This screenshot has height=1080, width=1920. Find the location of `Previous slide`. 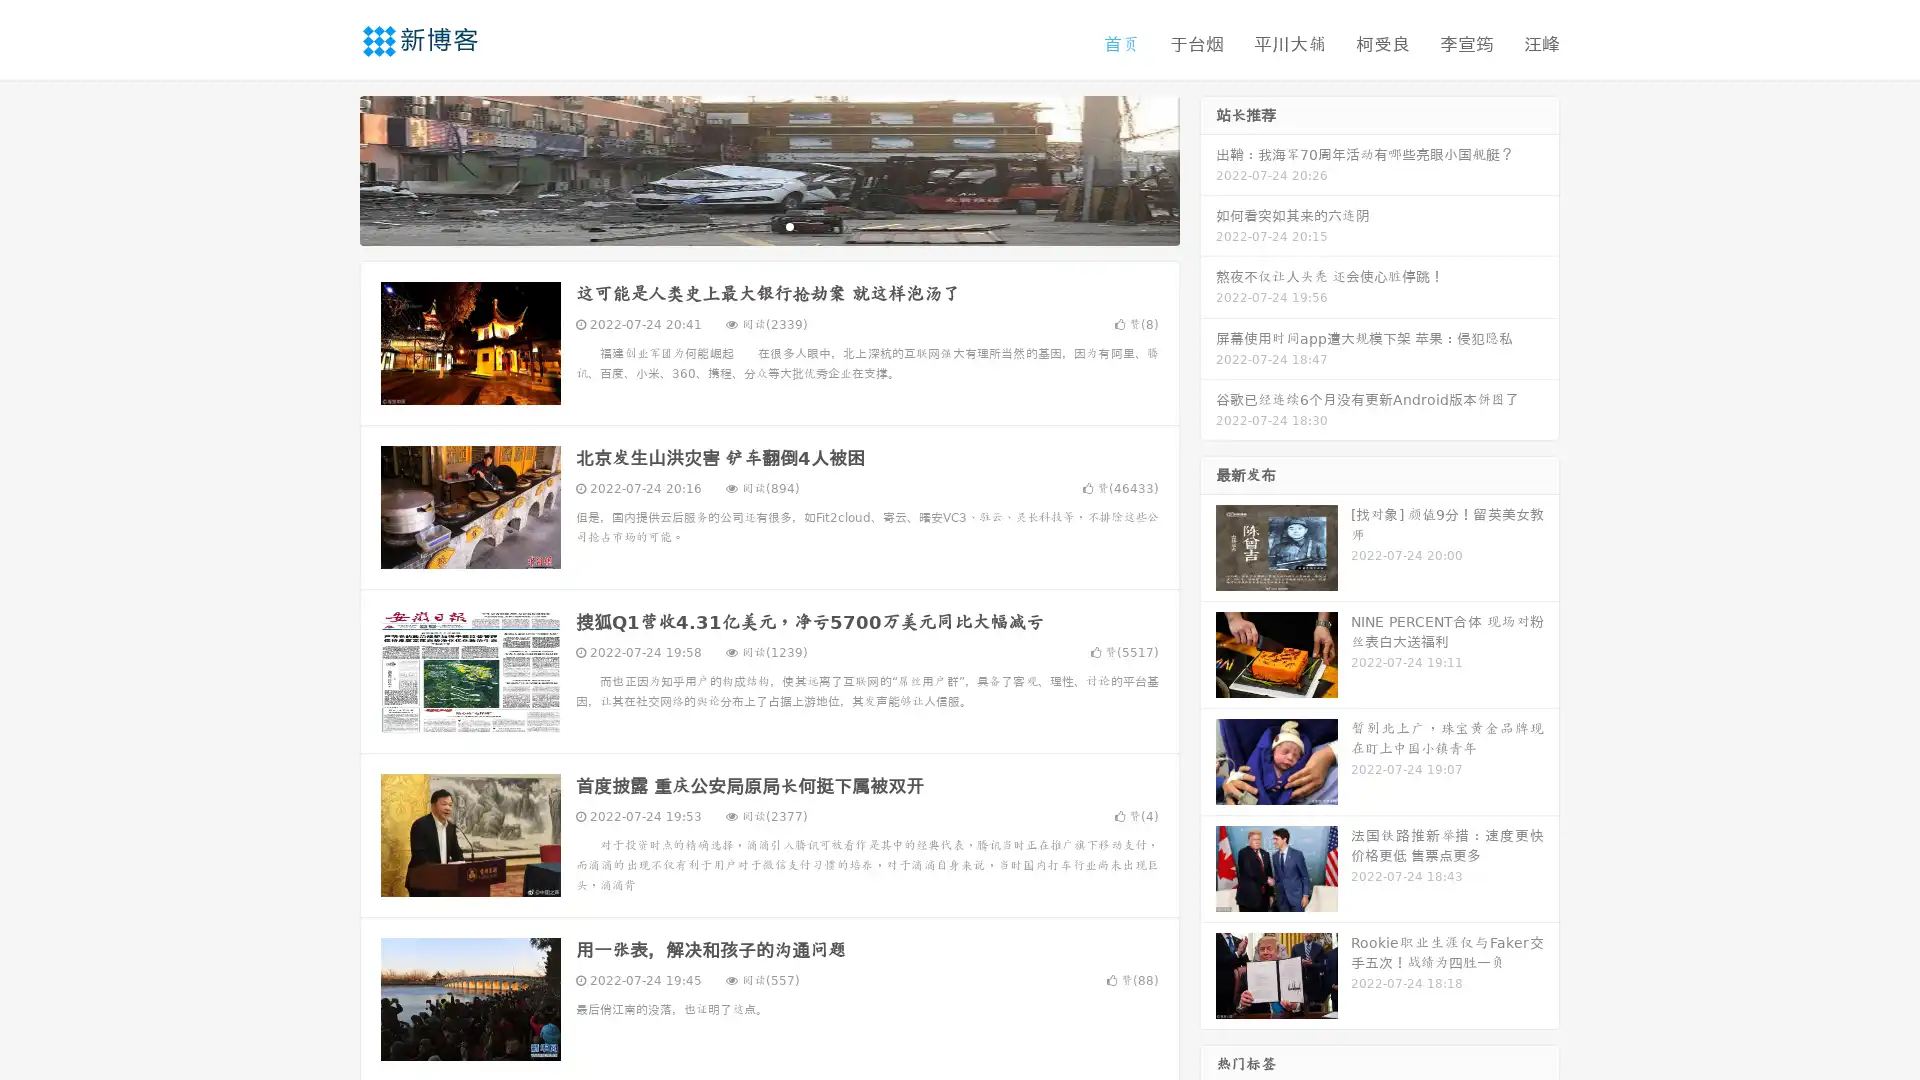

Previous slide is located at coordinates (330, 168).